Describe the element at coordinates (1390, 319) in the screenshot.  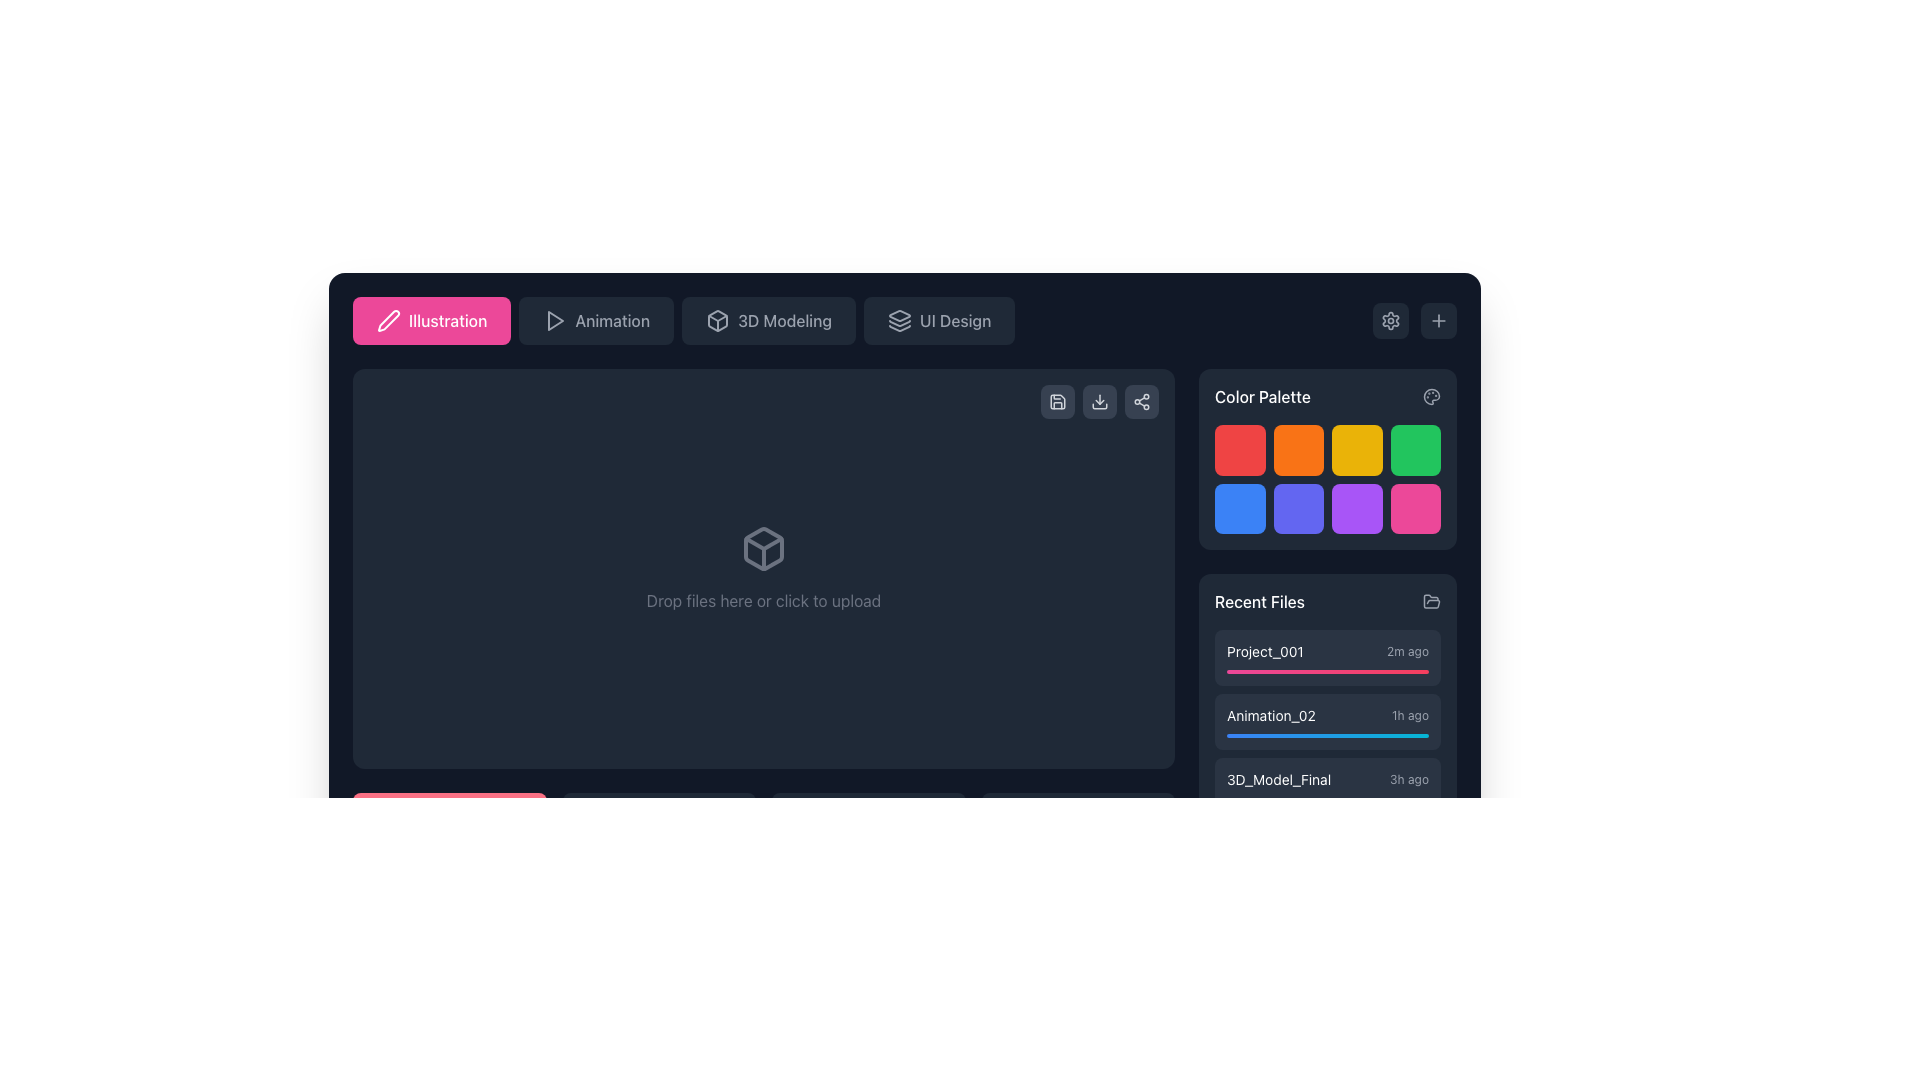
I see `the gear-like circular icon located near the top-right corner of the interface, just to the left of the '+' button` at that location.